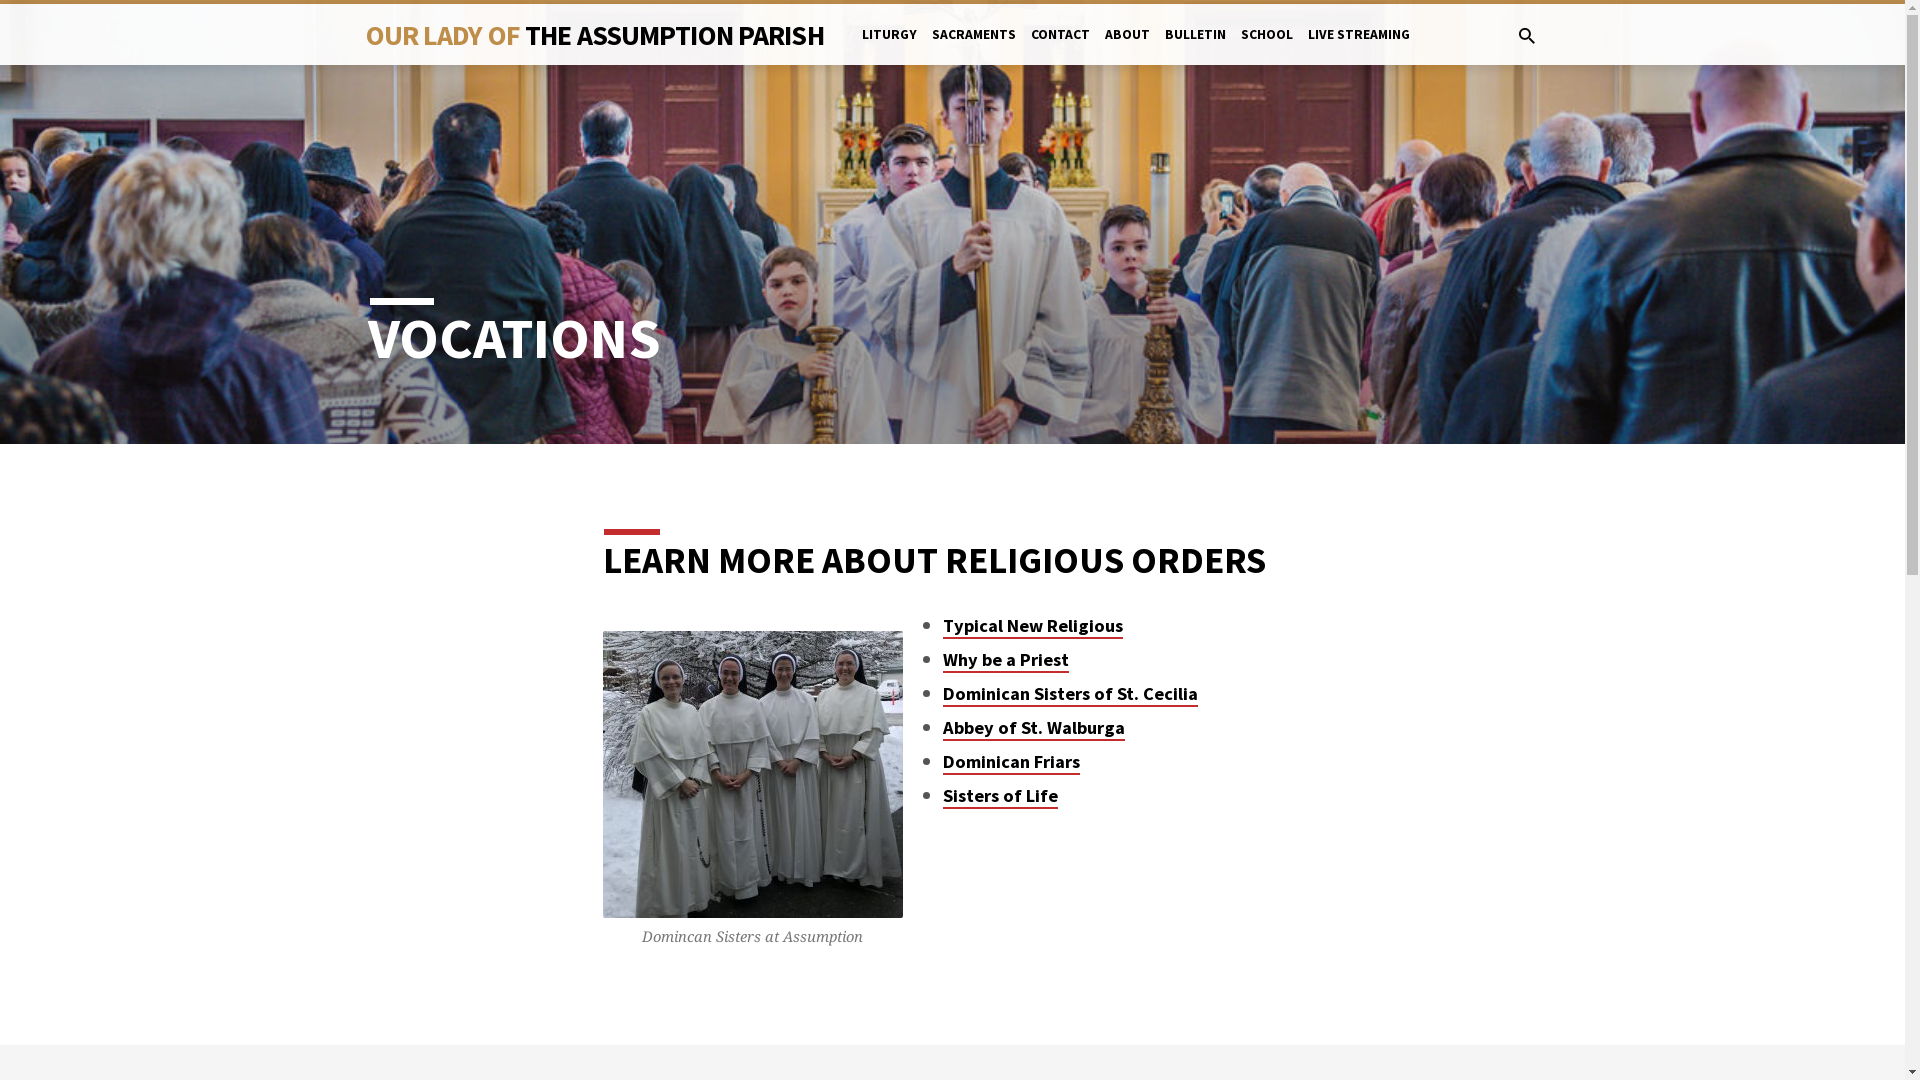  I want to click on 'Abbey of St. Walburga', so click(1033, 728).